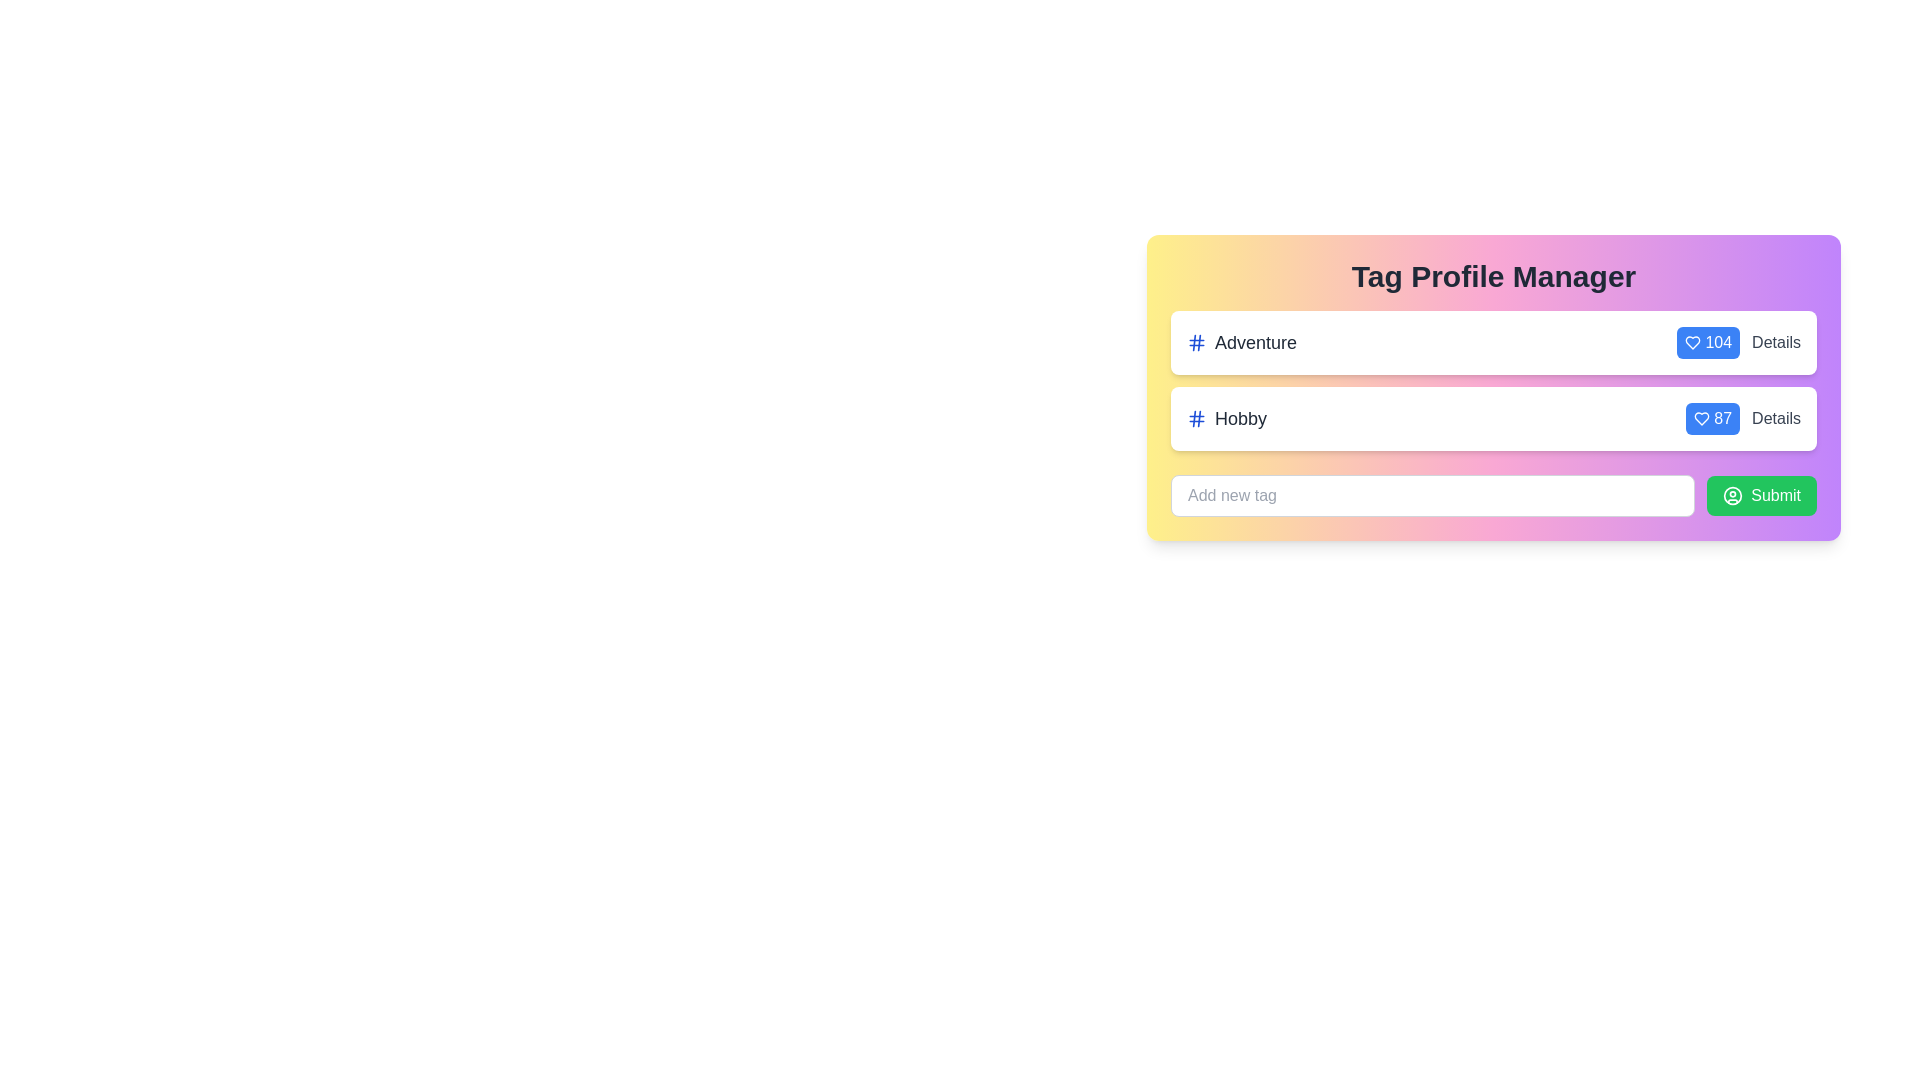 The image size is (1920, 1080). What do you see at coordinates (1692, 342) in the screenshot?
I see `the blue heart-shaped icon indicating a favorite or like feature, located adjacent to the numeric text '87'` at bounding box center [1692, 342].